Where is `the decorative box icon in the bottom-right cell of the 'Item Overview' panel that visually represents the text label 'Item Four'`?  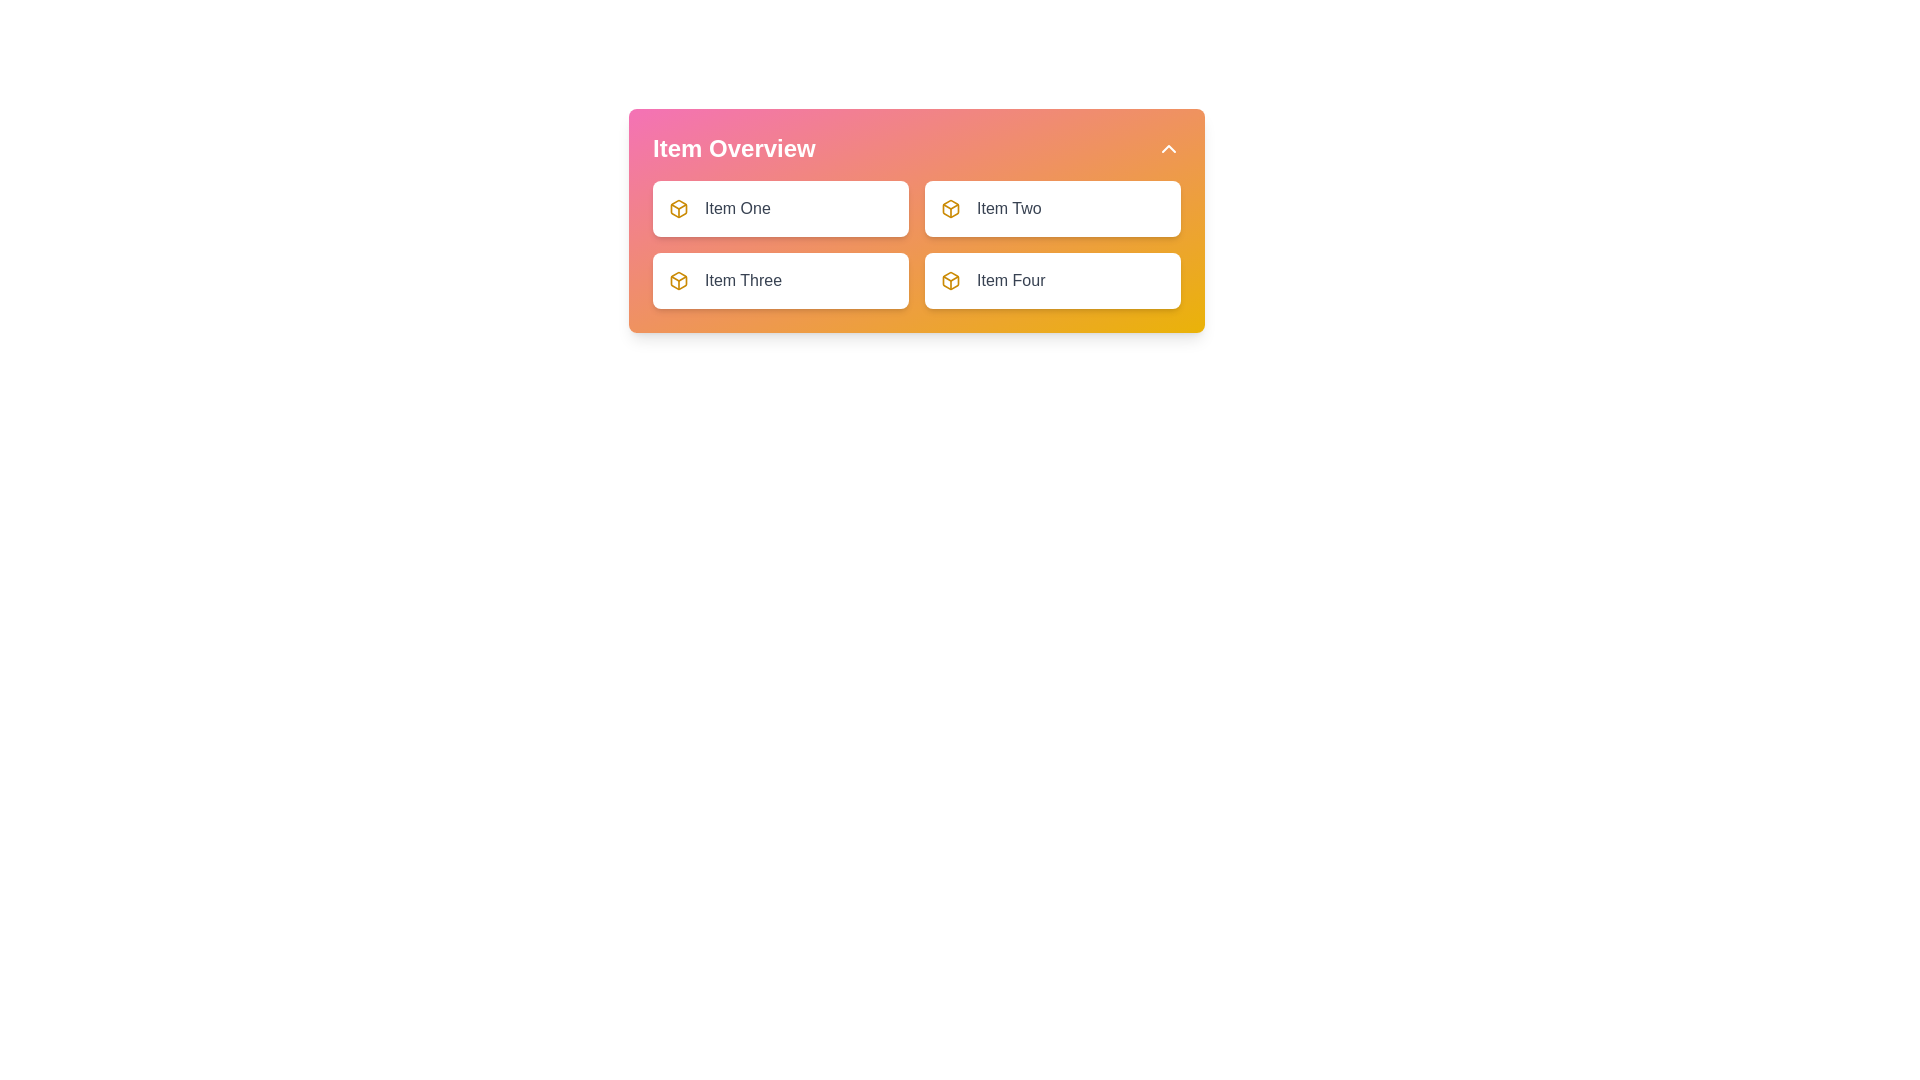
the decorative box icon in the bottom-right cell of the 'Item Overview' panel that visually represents the text label 'Item Four' is located at coordinates (949, 281).